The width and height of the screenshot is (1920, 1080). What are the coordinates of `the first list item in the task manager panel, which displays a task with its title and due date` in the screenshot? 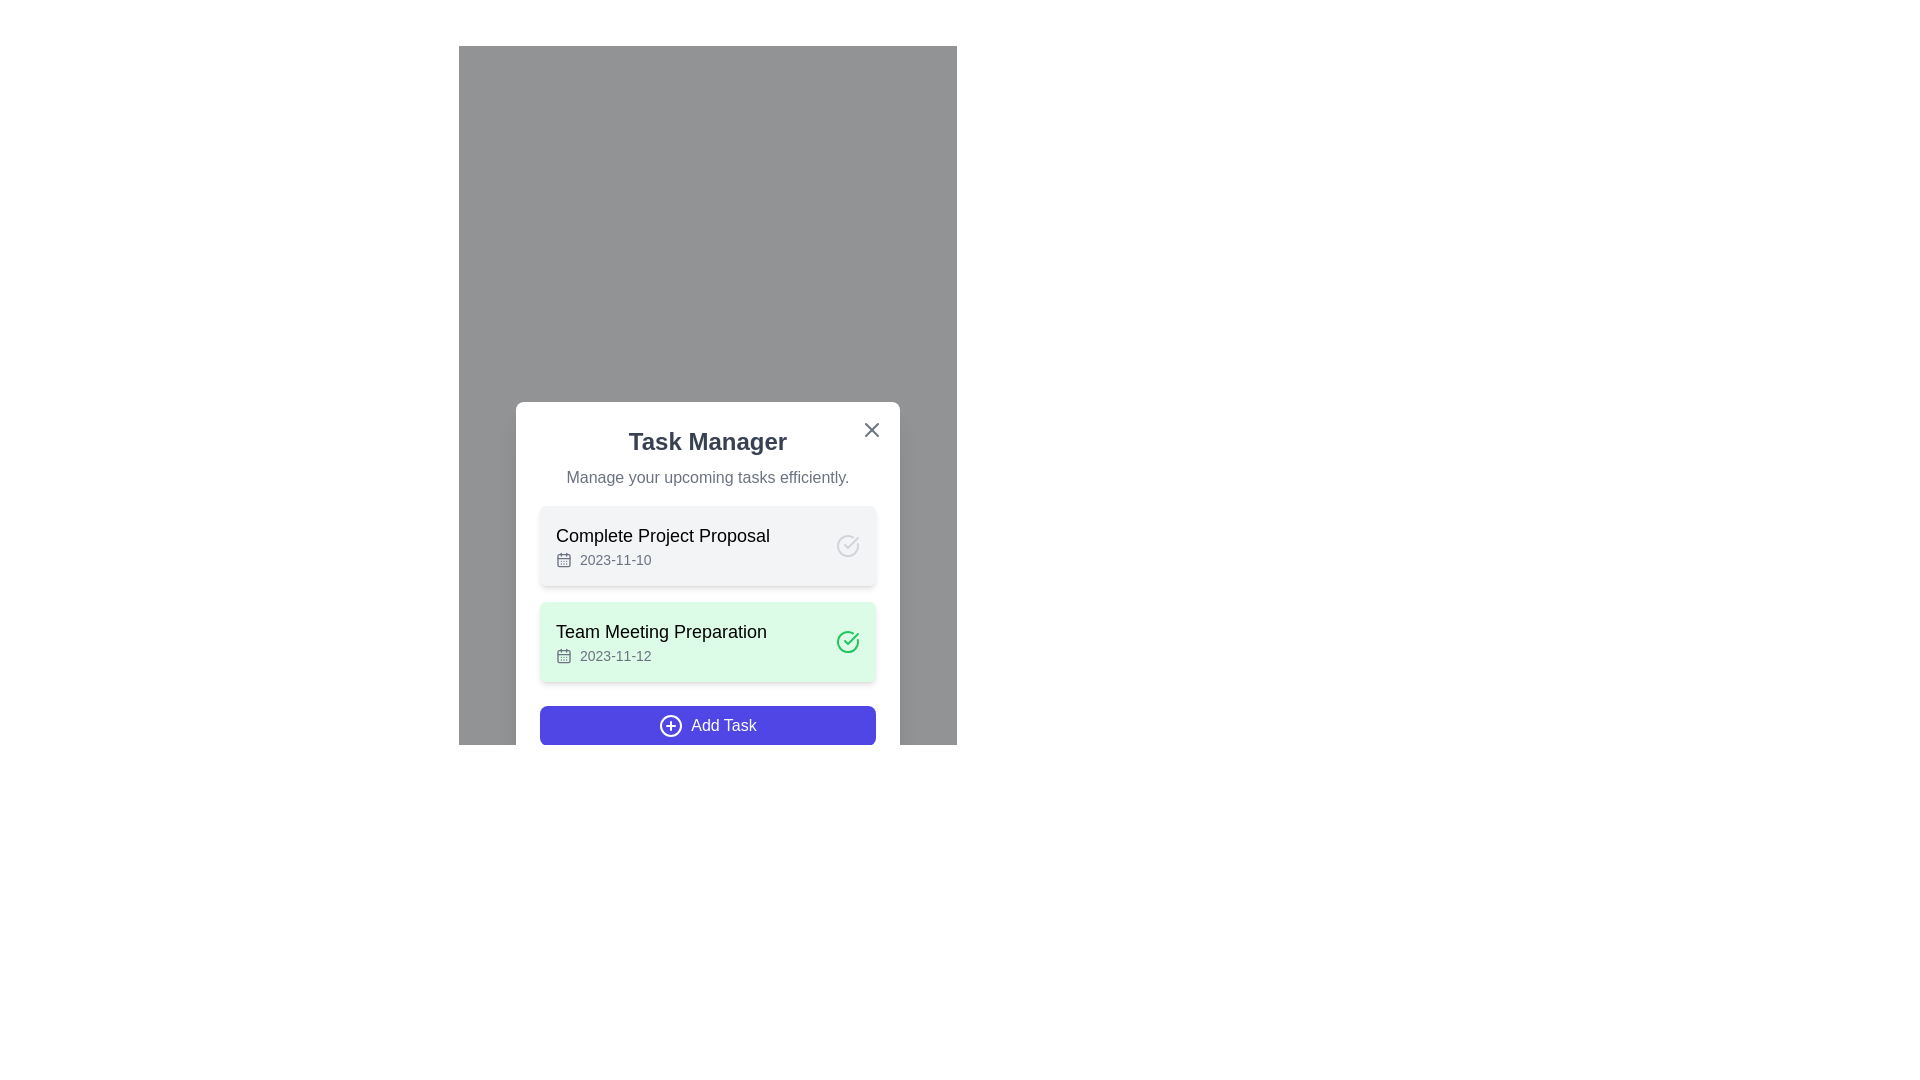 It's located at (662, 546).